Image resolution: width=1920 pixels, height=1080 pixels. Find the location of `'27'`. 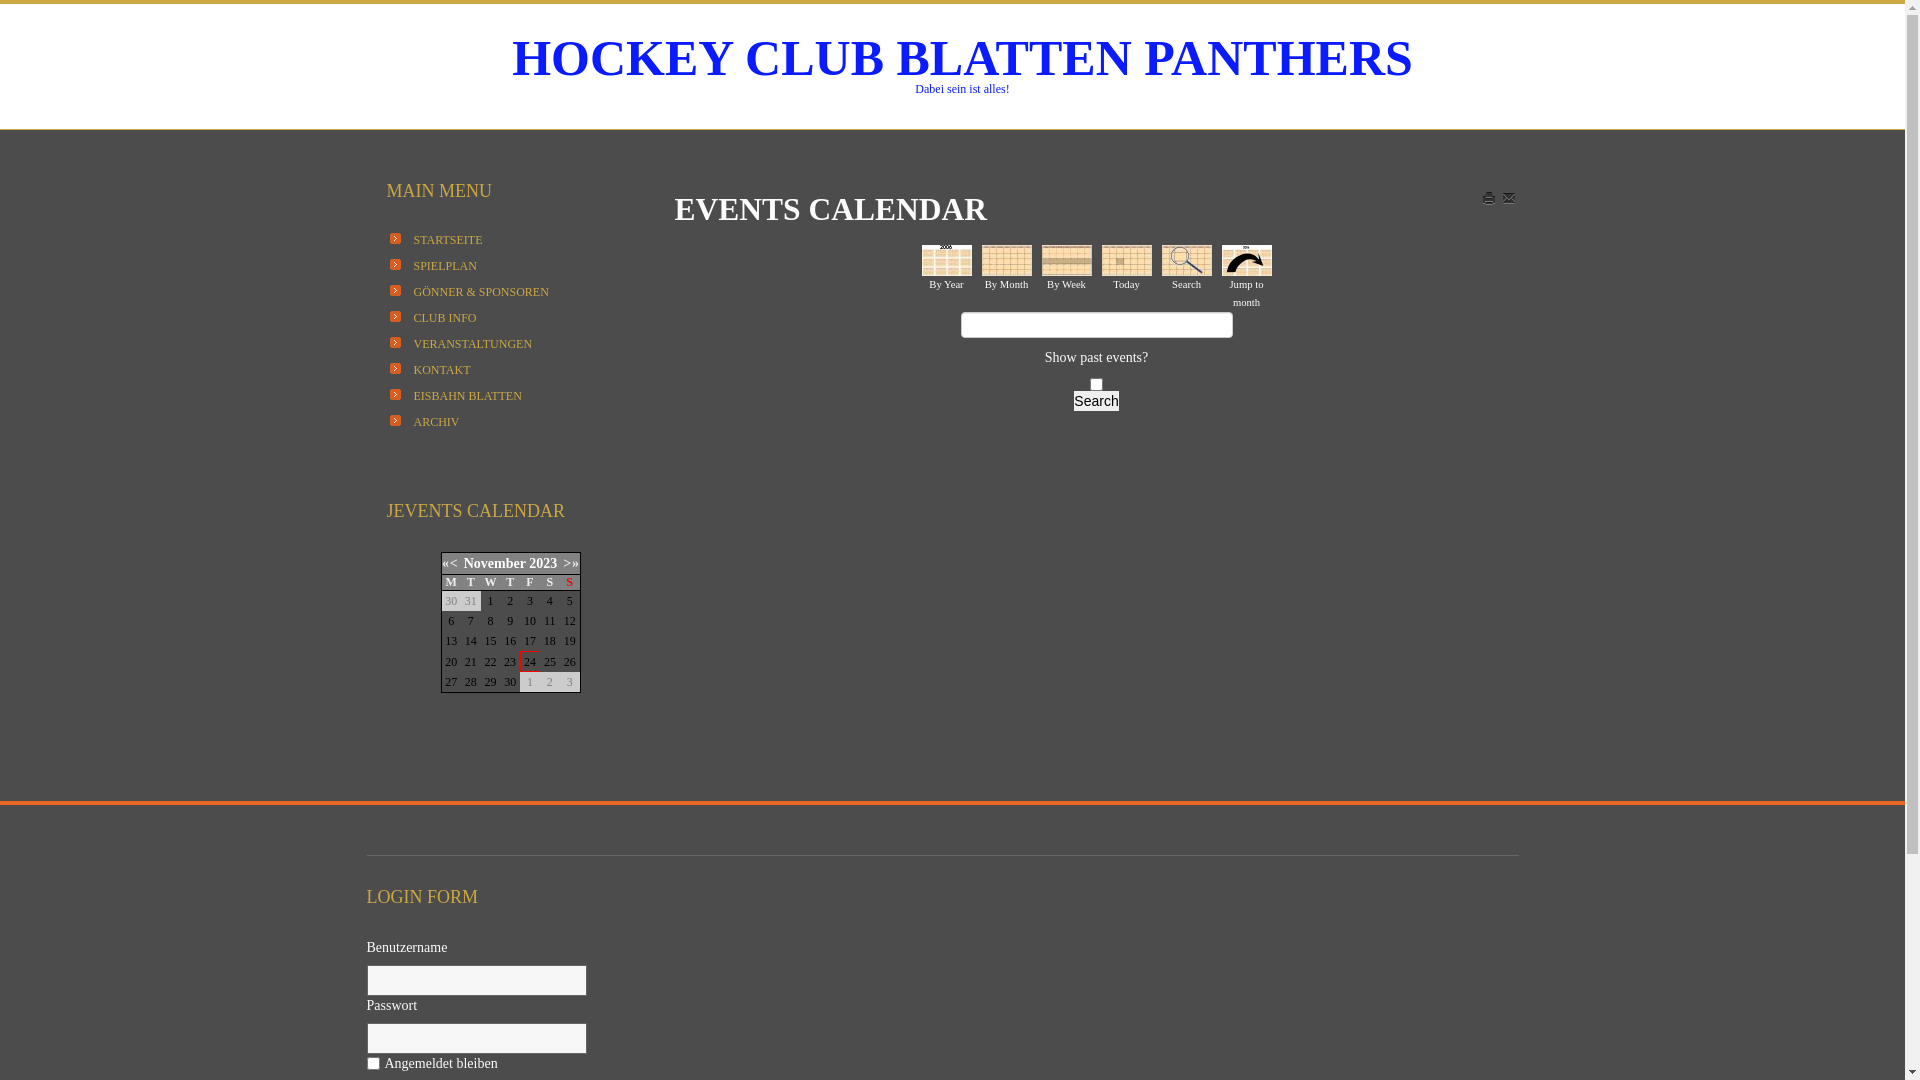

'27' is located at coordinates (444, 681).